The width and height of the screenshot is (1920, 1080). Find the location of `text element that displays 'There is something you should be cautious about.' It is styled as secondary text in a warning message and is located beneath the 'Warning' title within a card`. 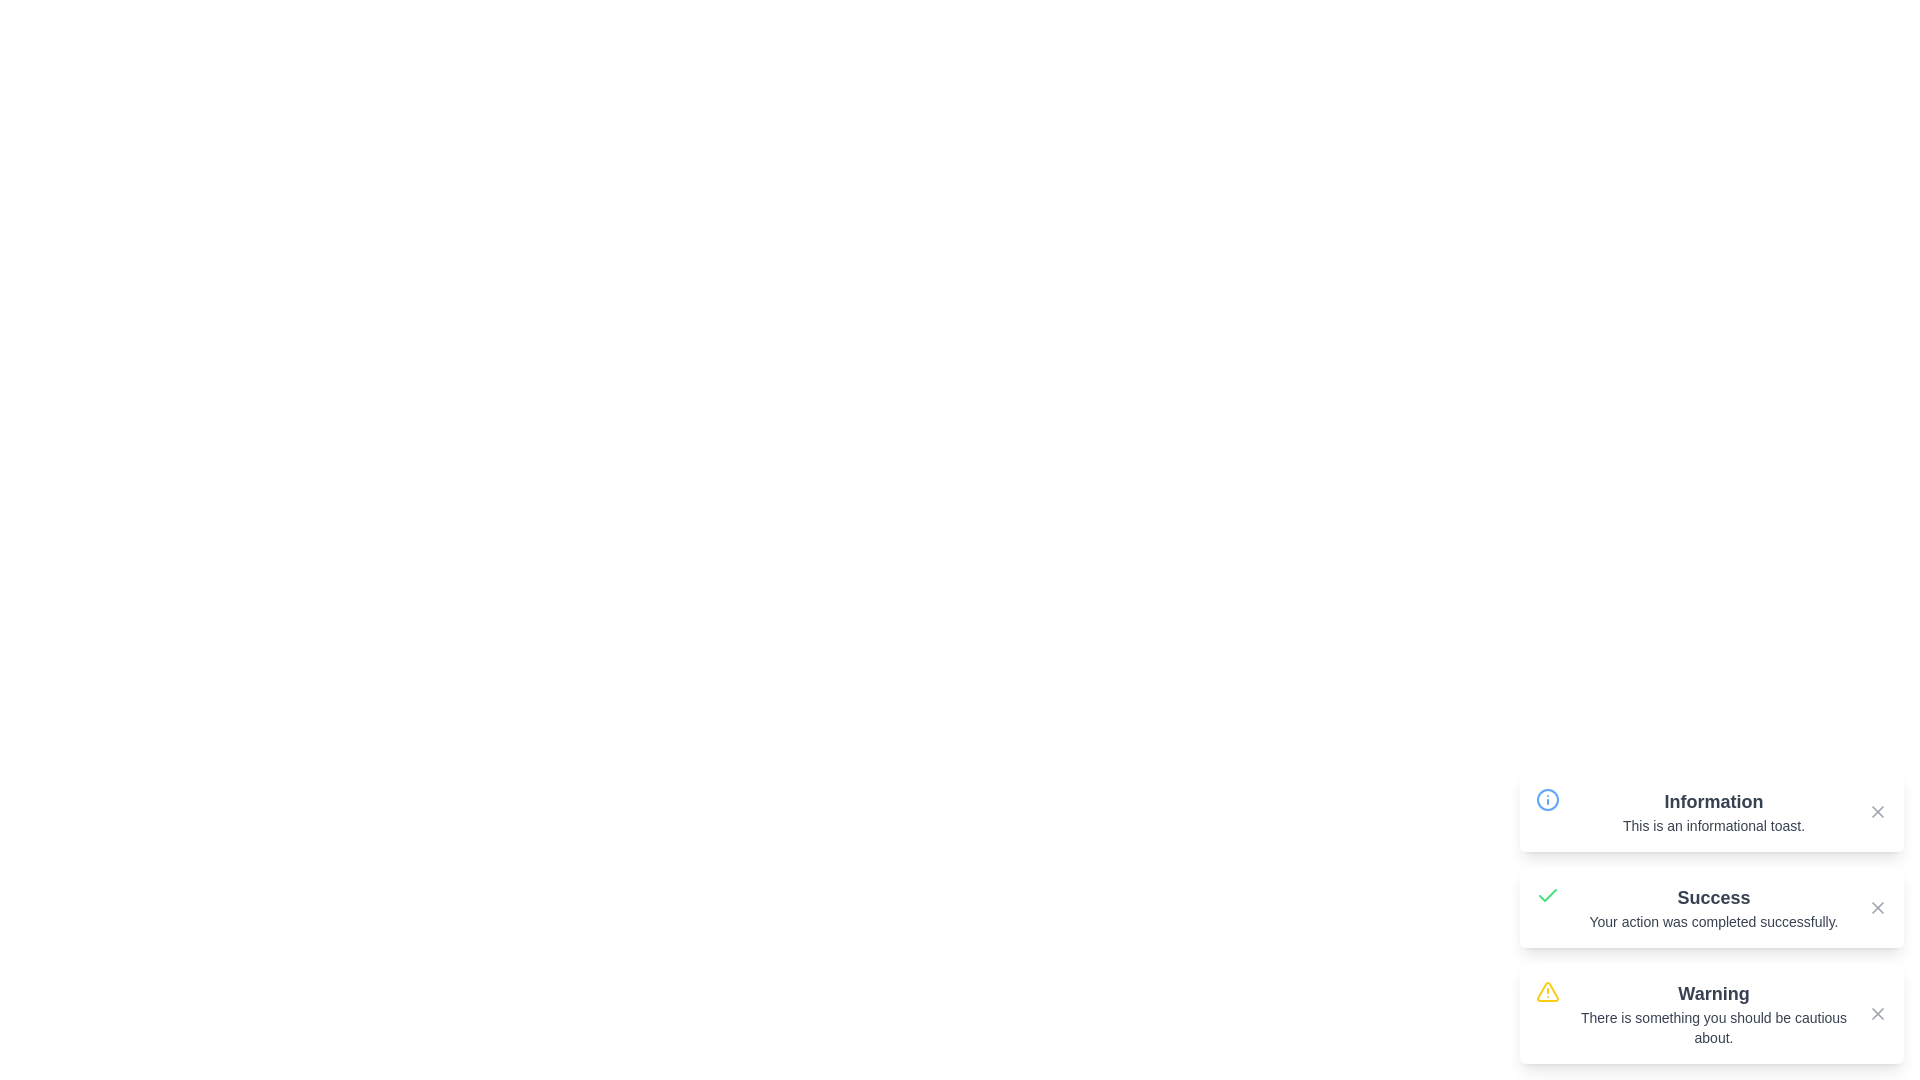

text element that displays 'There is something you should be cautious about.' It is styled as secondary text in a warning message and is located beneath the 'Warning' title within a card is located at coordinates (1712, 1028).